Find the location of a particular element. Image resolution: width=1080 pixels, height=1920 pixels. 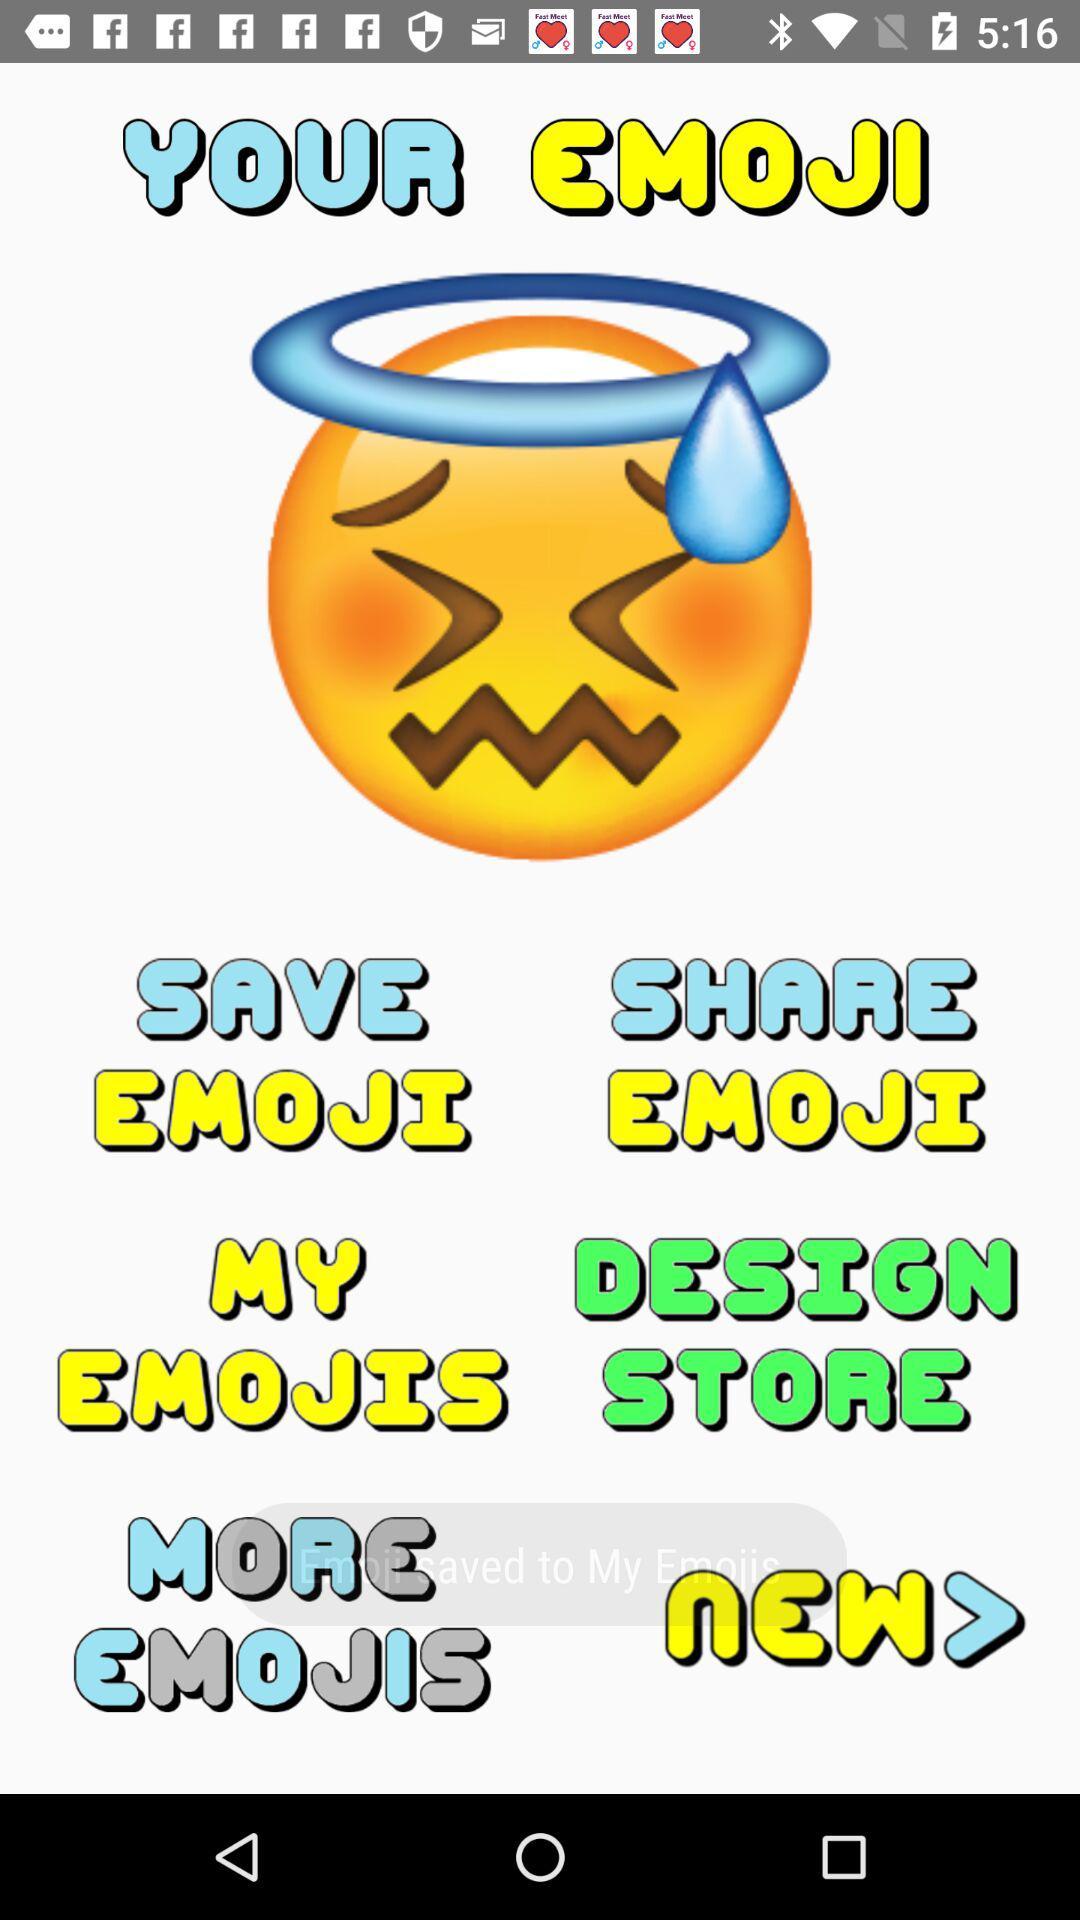

more emojis is located at coordinates (283, 1614).